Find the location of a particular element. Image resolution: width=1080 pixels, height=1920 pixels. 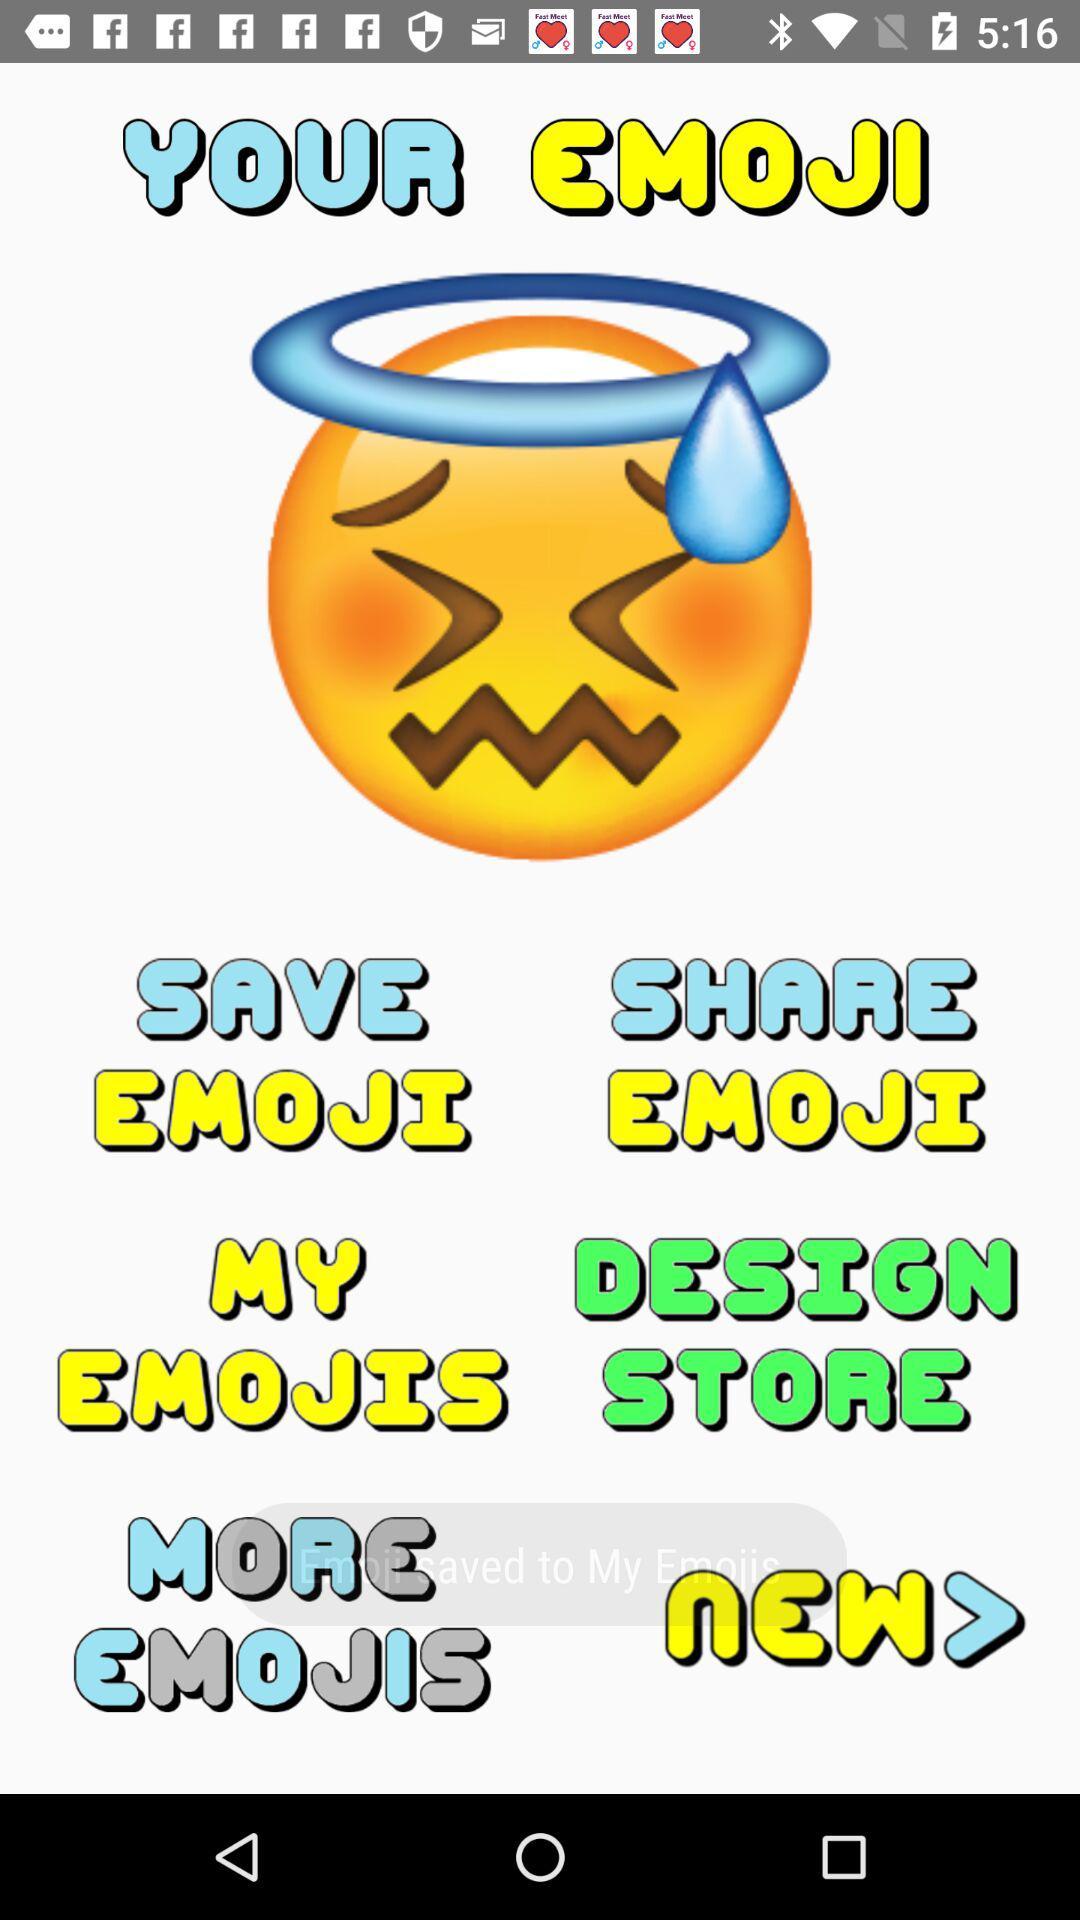

more emojis is located at coordinates (283, 1614).